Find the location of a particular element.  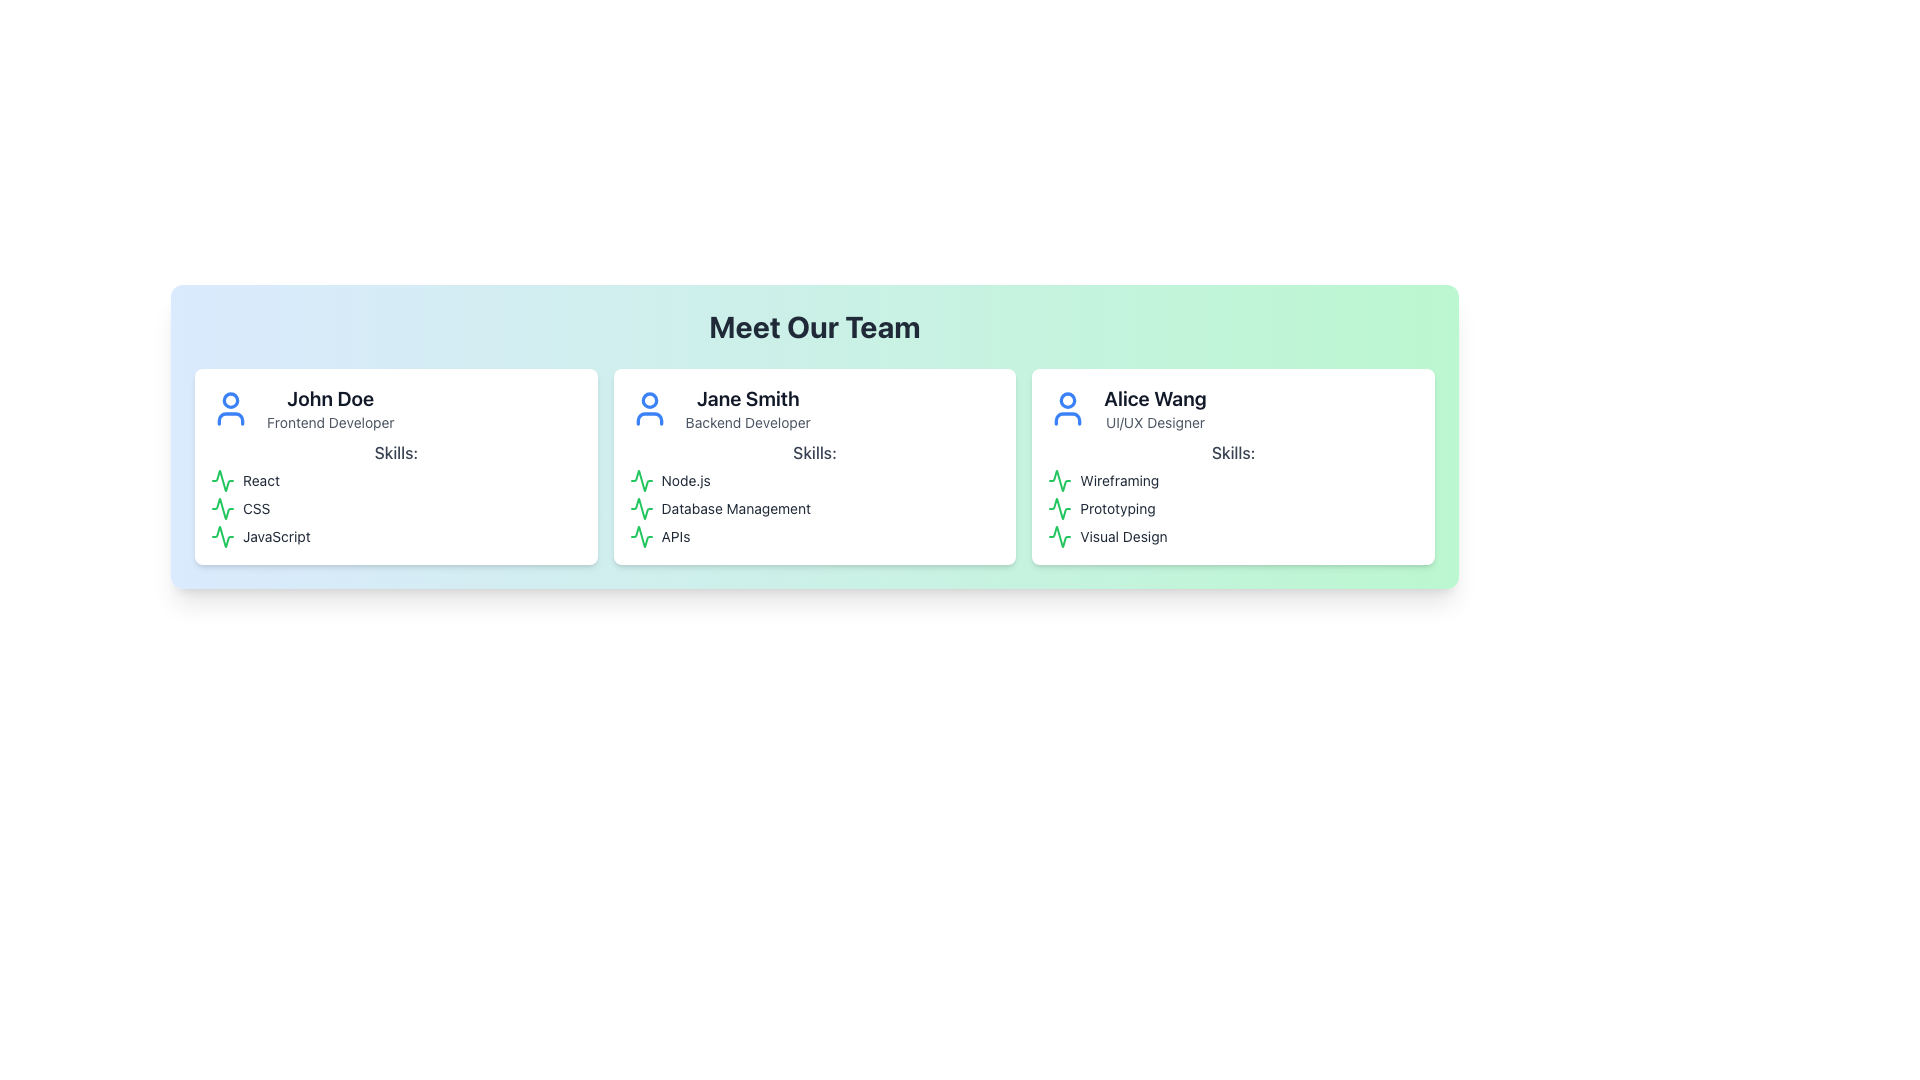

the 'Name' text label from the top of the rightmost card in the 'Meet Our Team' grid is located at coordinates (1155, 398).